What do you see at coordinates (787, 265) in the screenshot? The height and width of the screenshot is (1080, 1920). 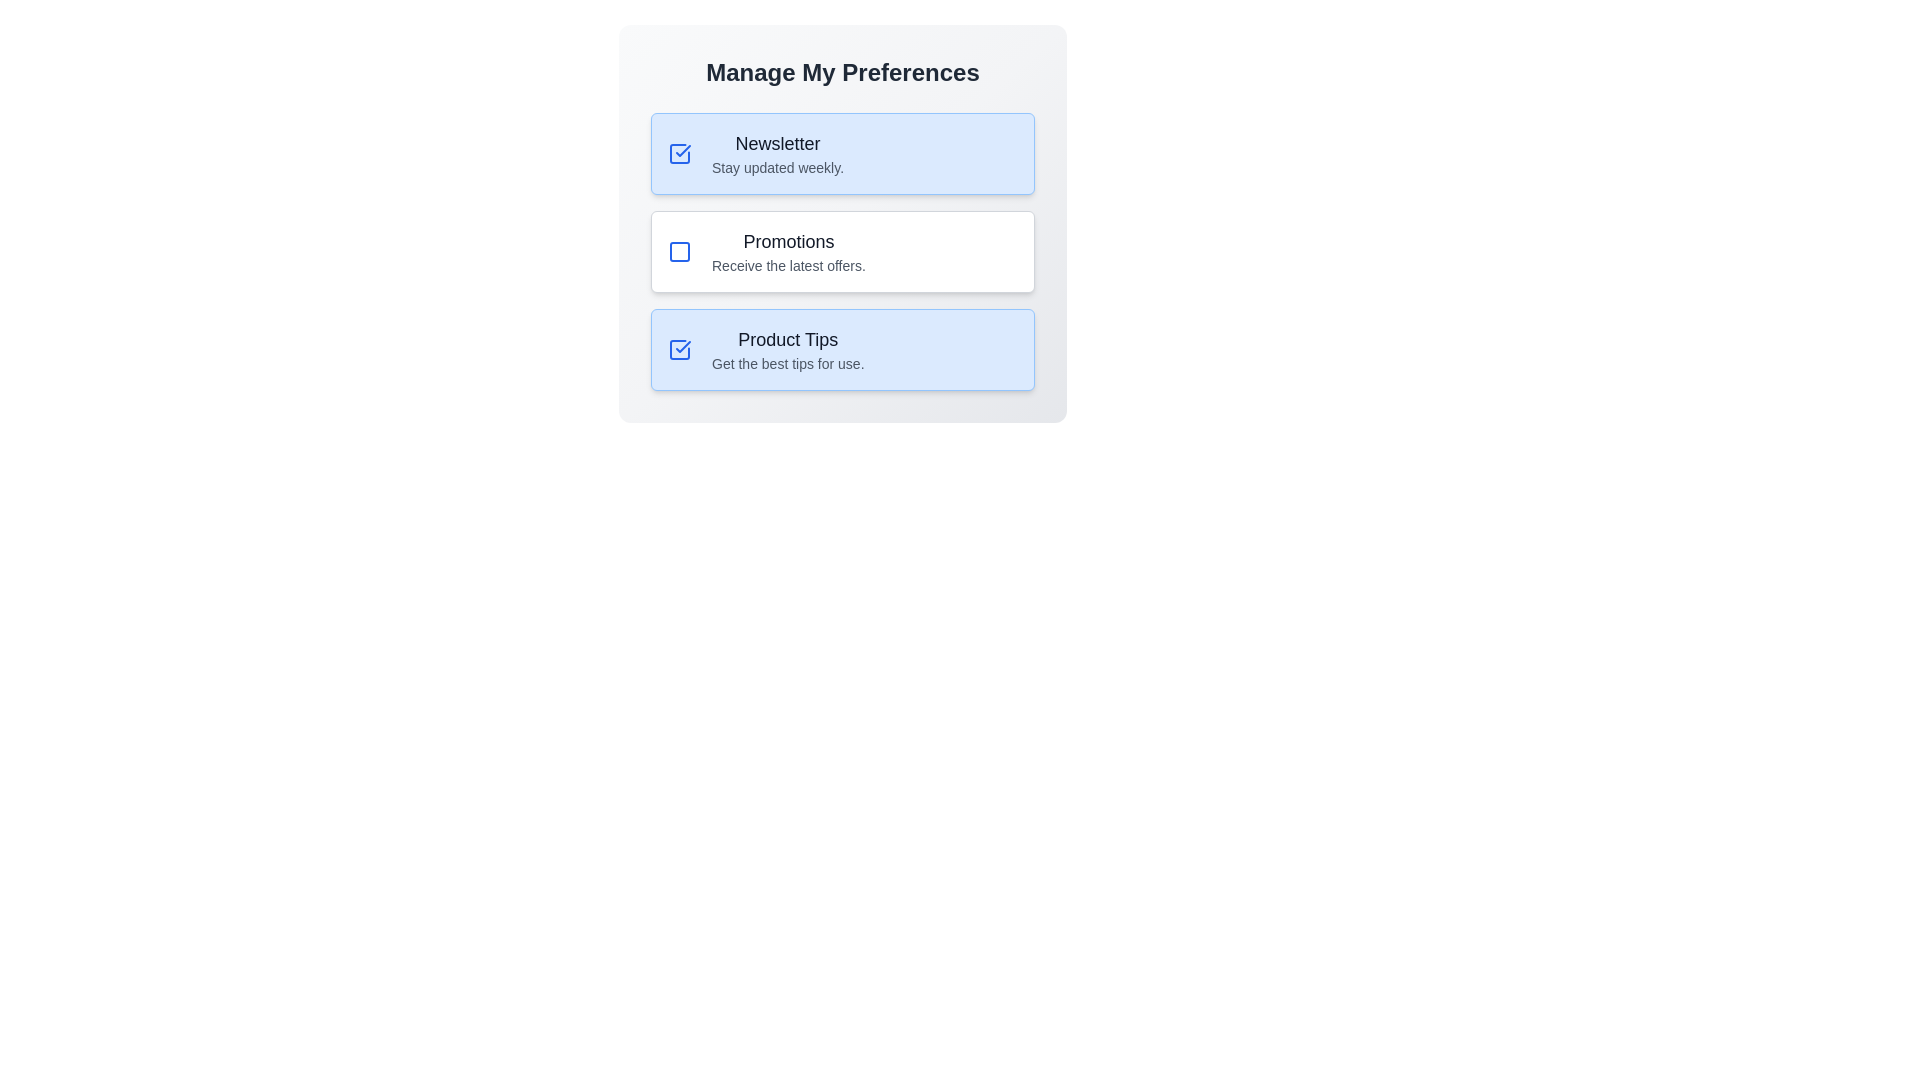 I see `the Text Label displaying 'Receive the latest offers.' which is located below the 'Promotions' heading` at bounding box center [787, 265].